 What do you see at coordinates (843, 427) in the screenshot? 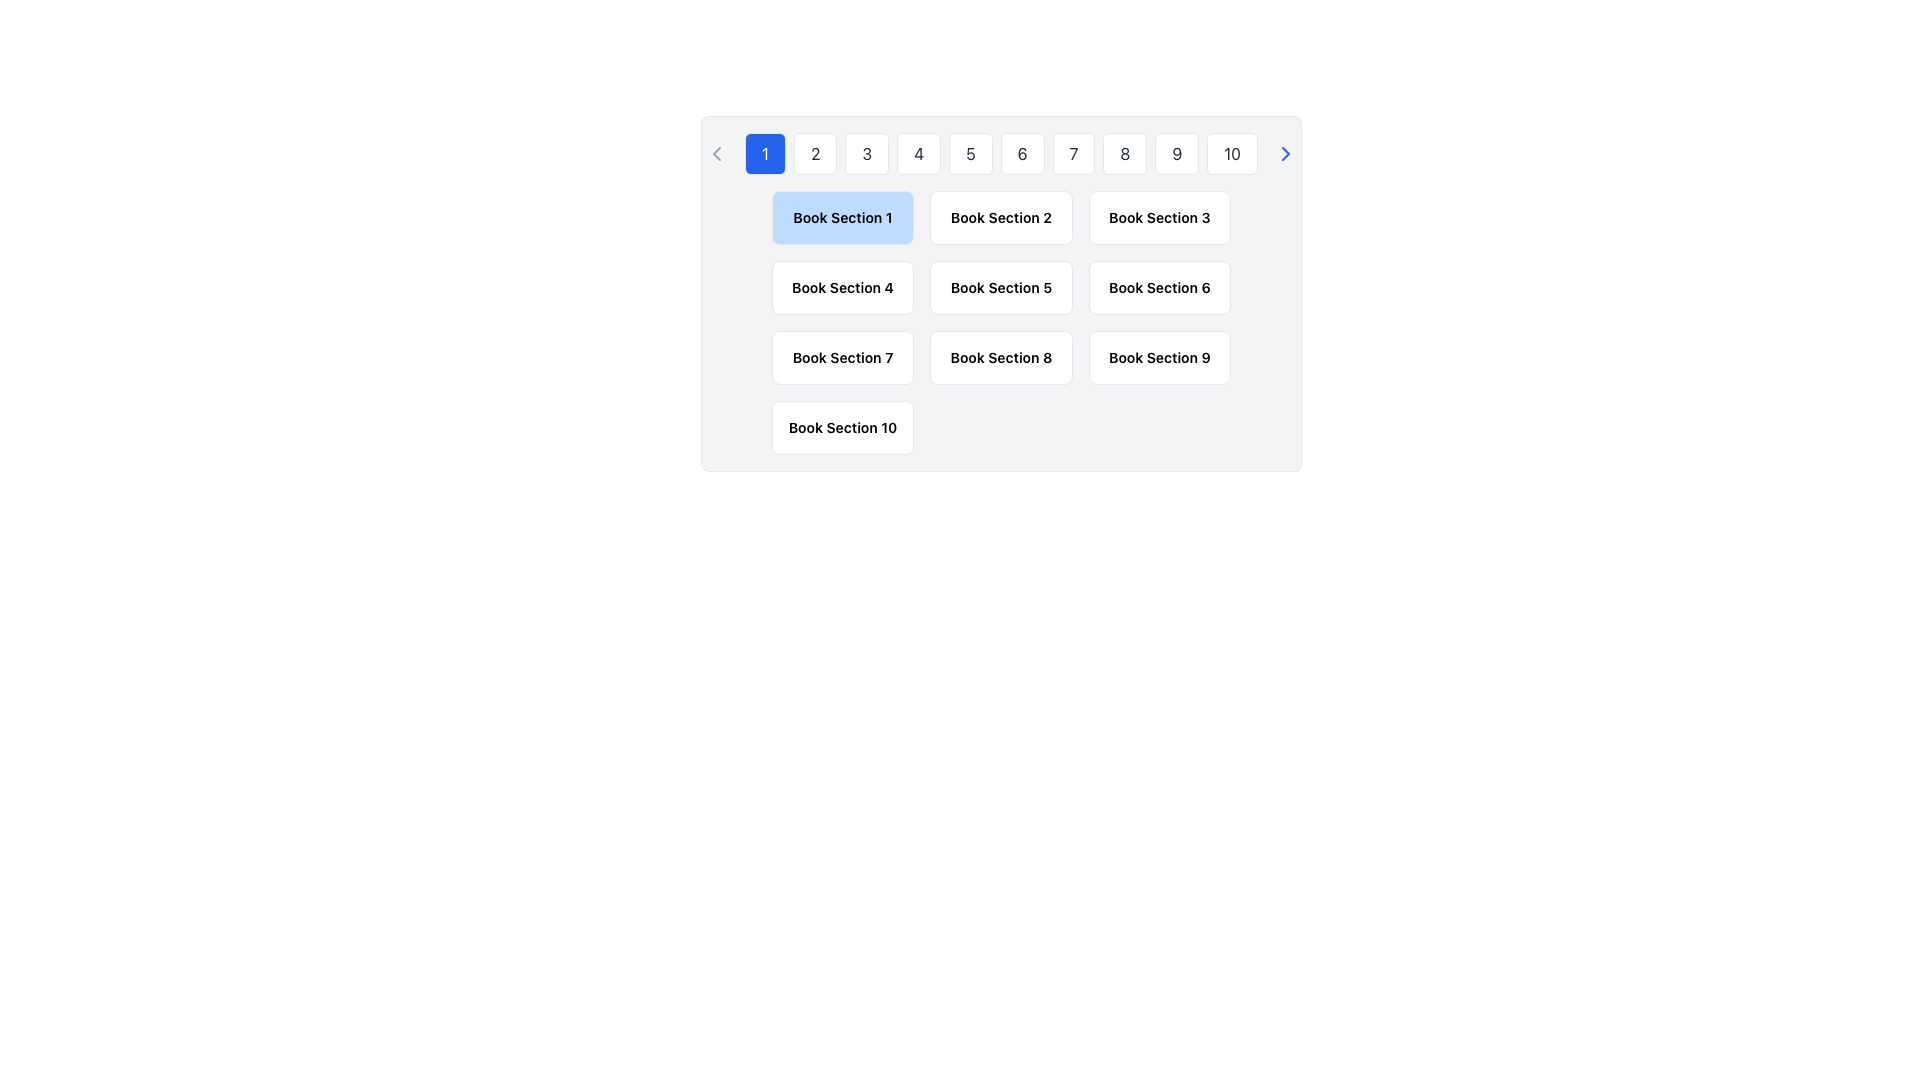
I see `the text label titled 'Book Section 10', which is the last item in a grid structure located in the bottom-right corner, serving as a category selector` at bounding box center [843, 427].